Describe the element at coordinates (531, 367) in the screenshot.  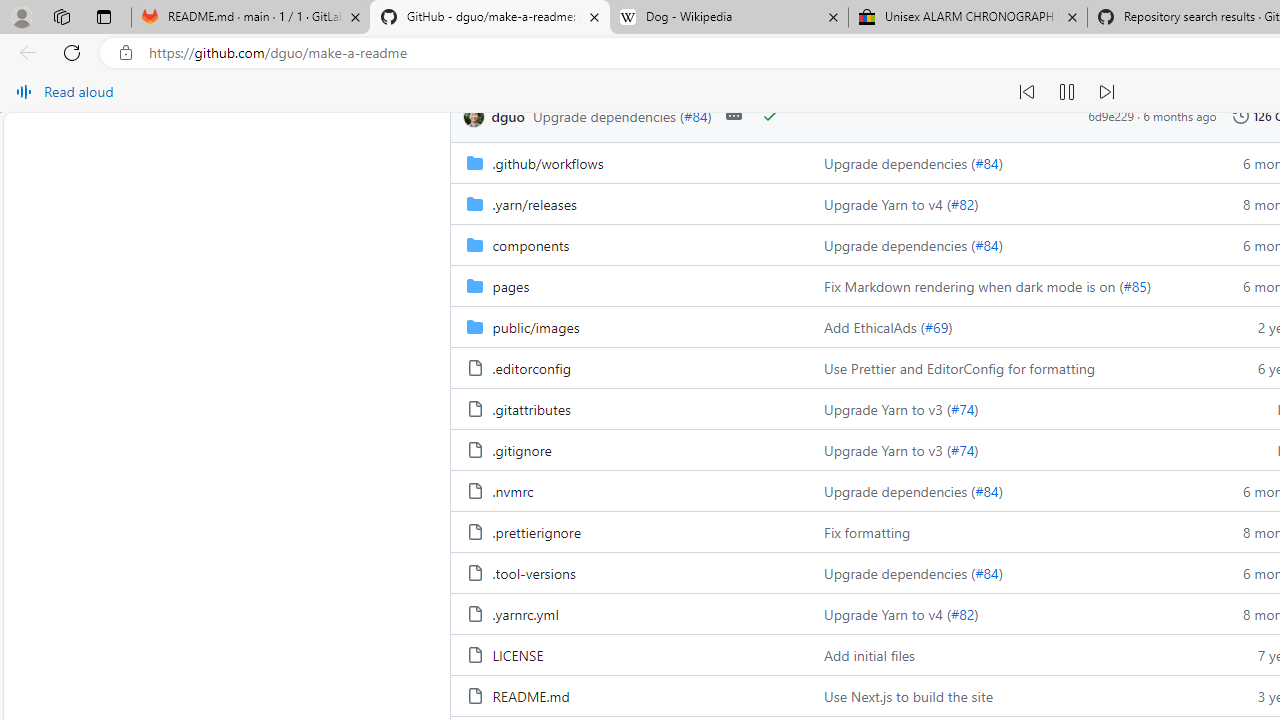
I see `'.editorconfig, (File)'` at that location.